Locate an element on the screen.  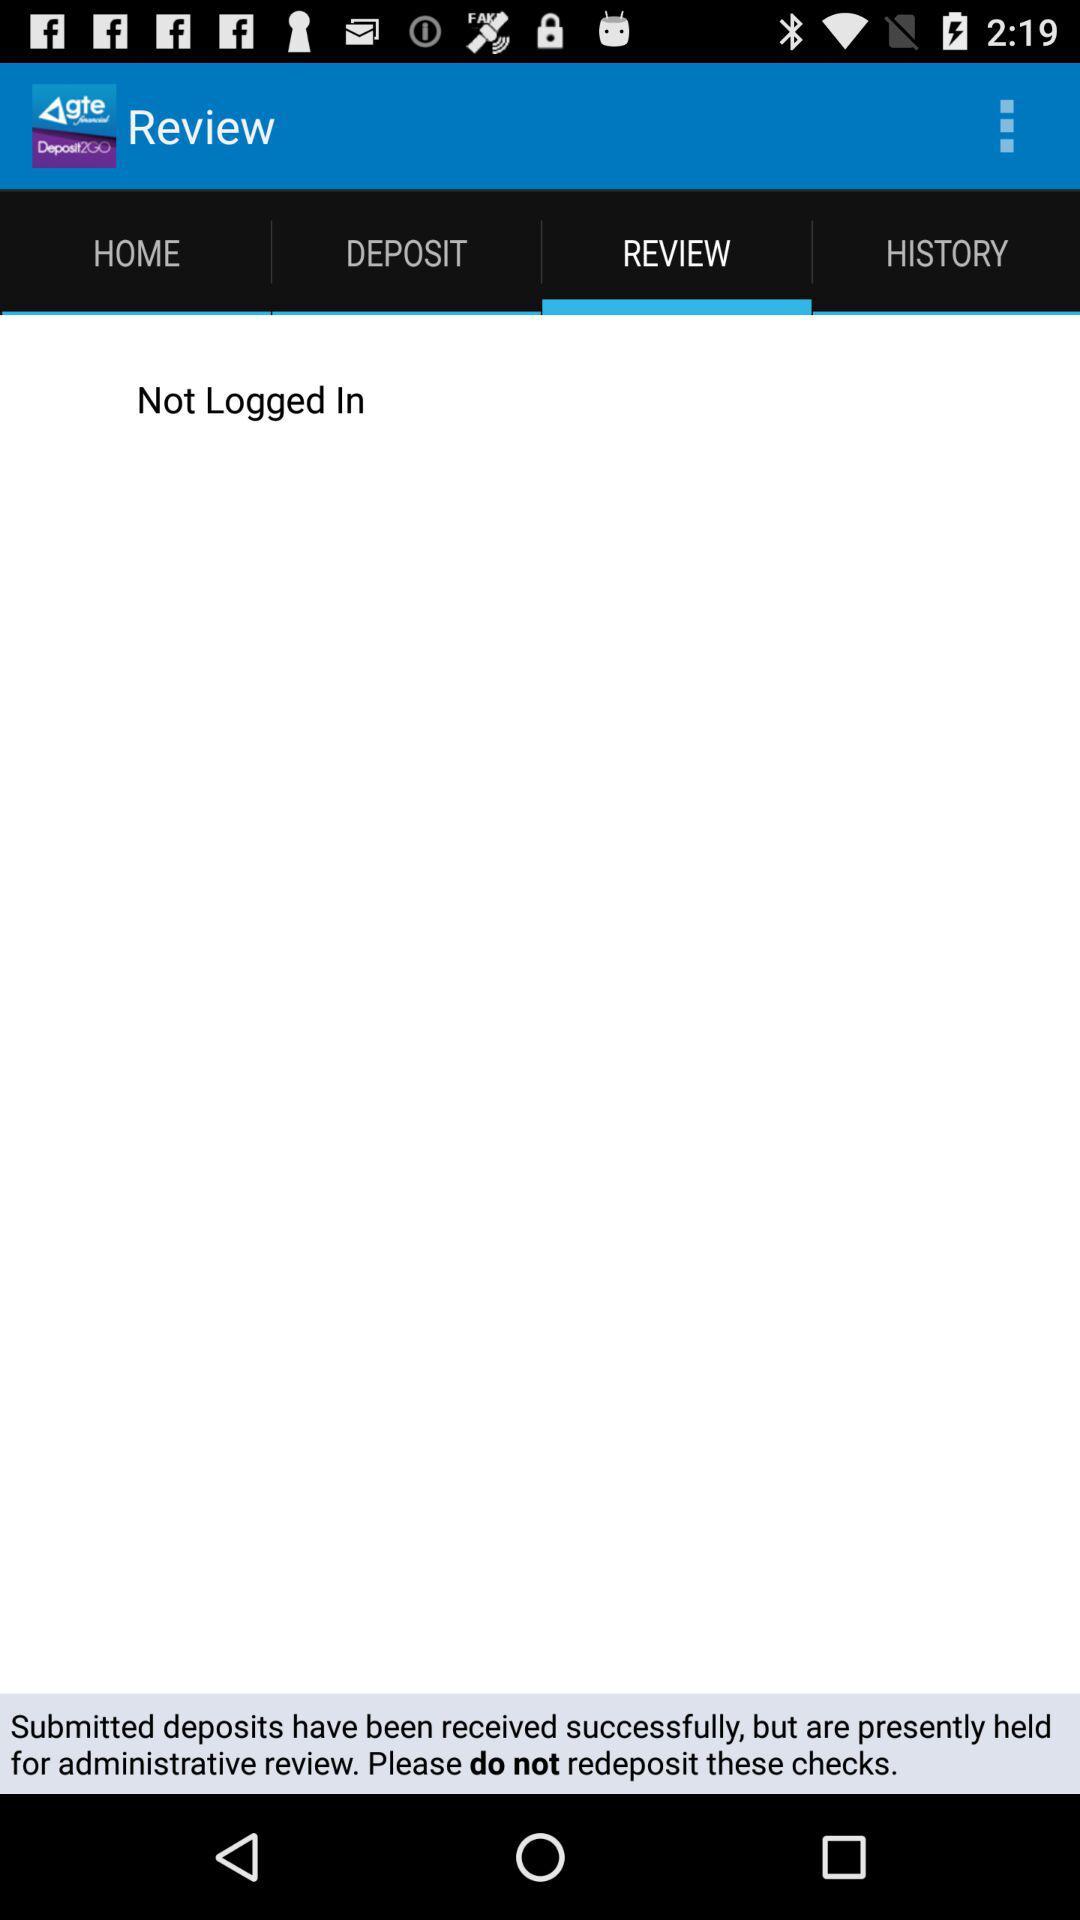
icon to the left of not logged in icon is located at coordinates (54, 398).